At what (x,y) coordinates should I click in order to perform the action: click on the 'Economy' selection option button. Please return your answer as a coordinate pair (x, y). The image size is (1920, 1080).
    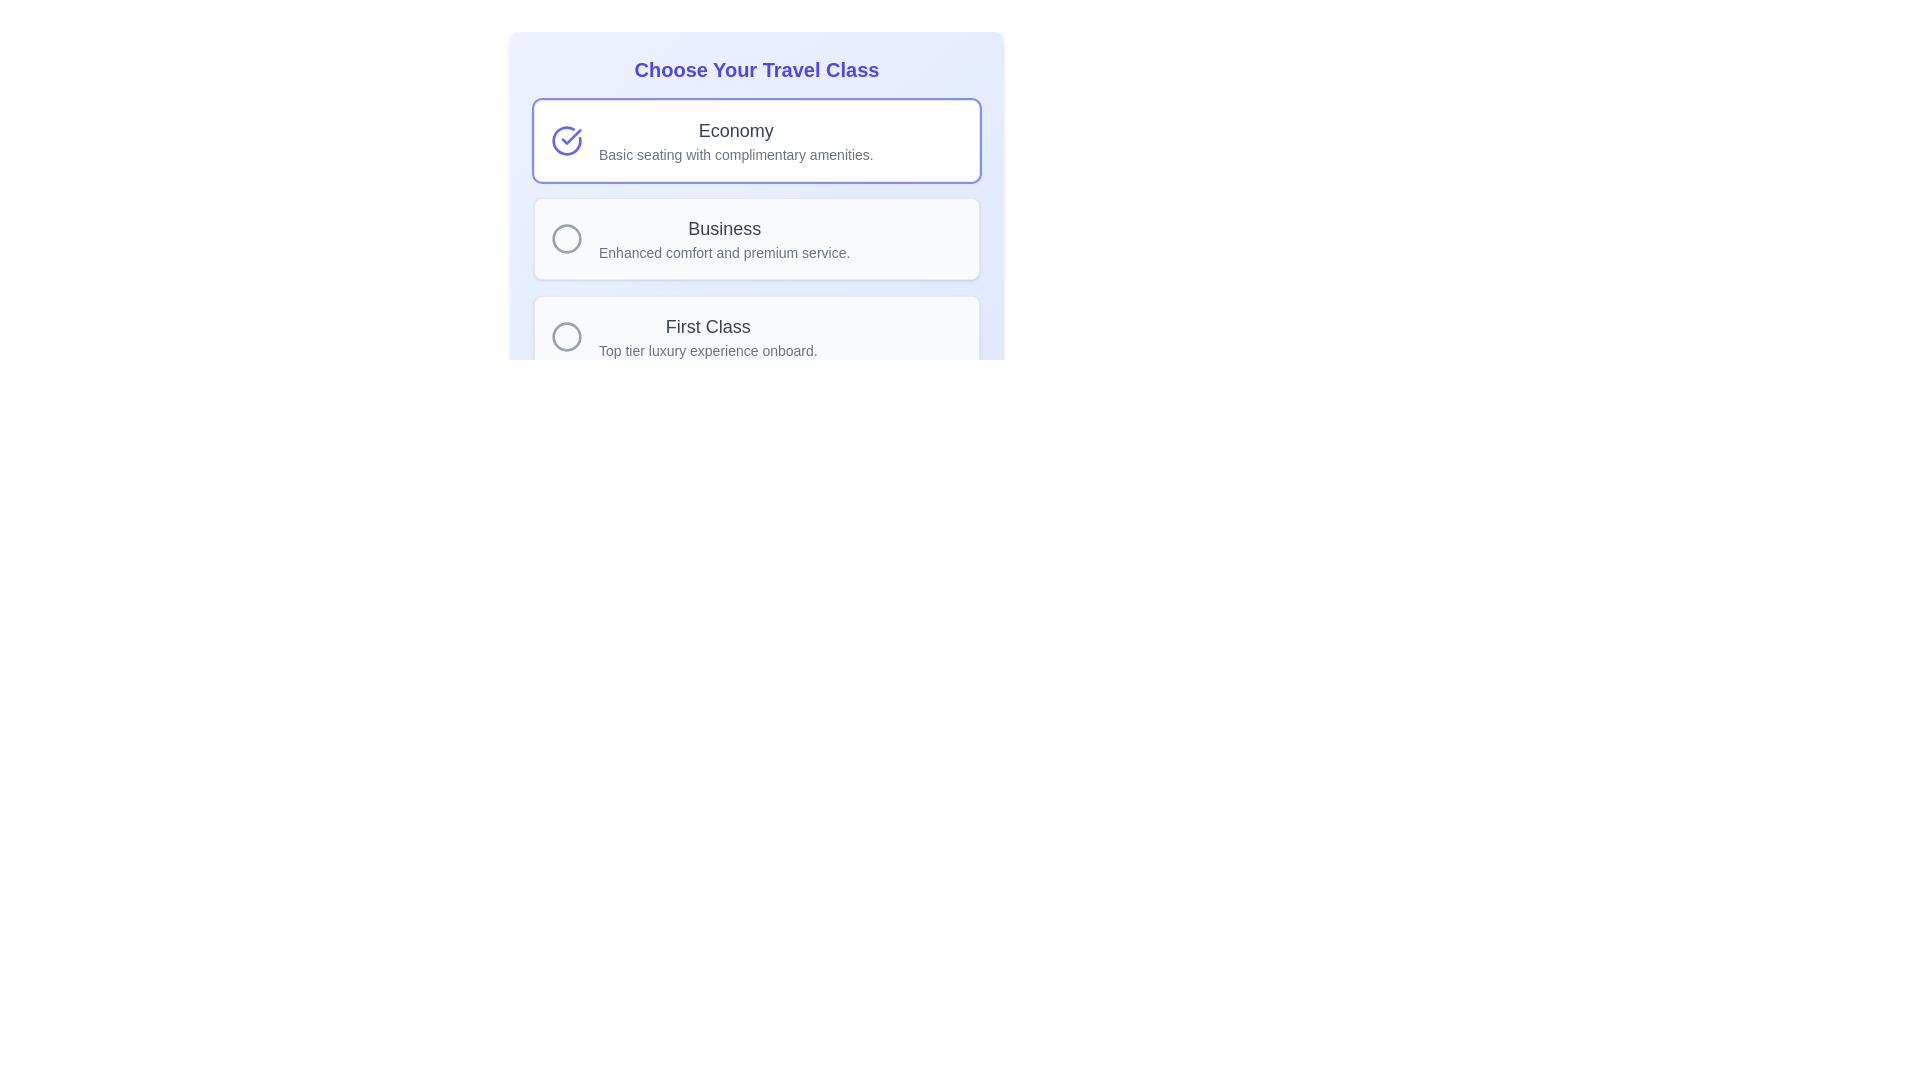
    Looking at the image, I should click on (756, 140).